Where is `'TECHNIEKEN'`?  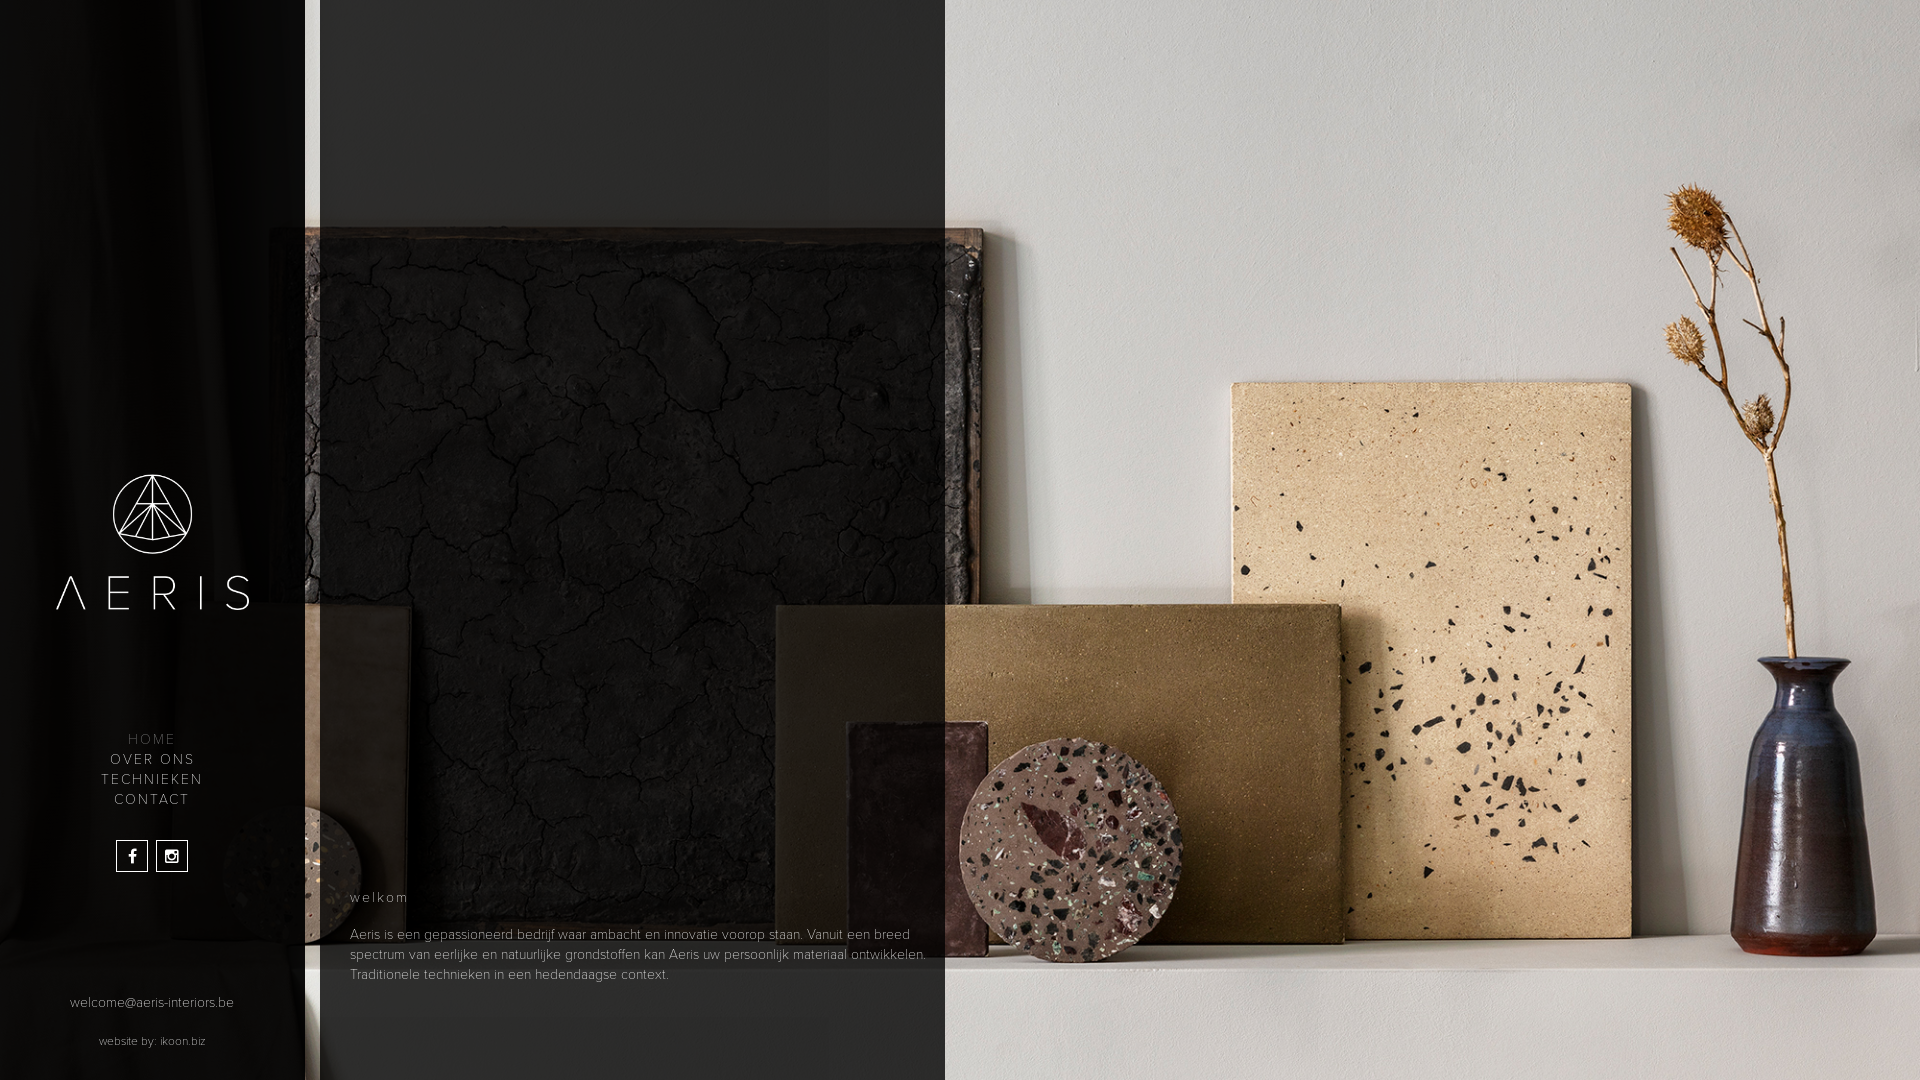 'TECHNIEKEN' is located at coordinates (151, 778).